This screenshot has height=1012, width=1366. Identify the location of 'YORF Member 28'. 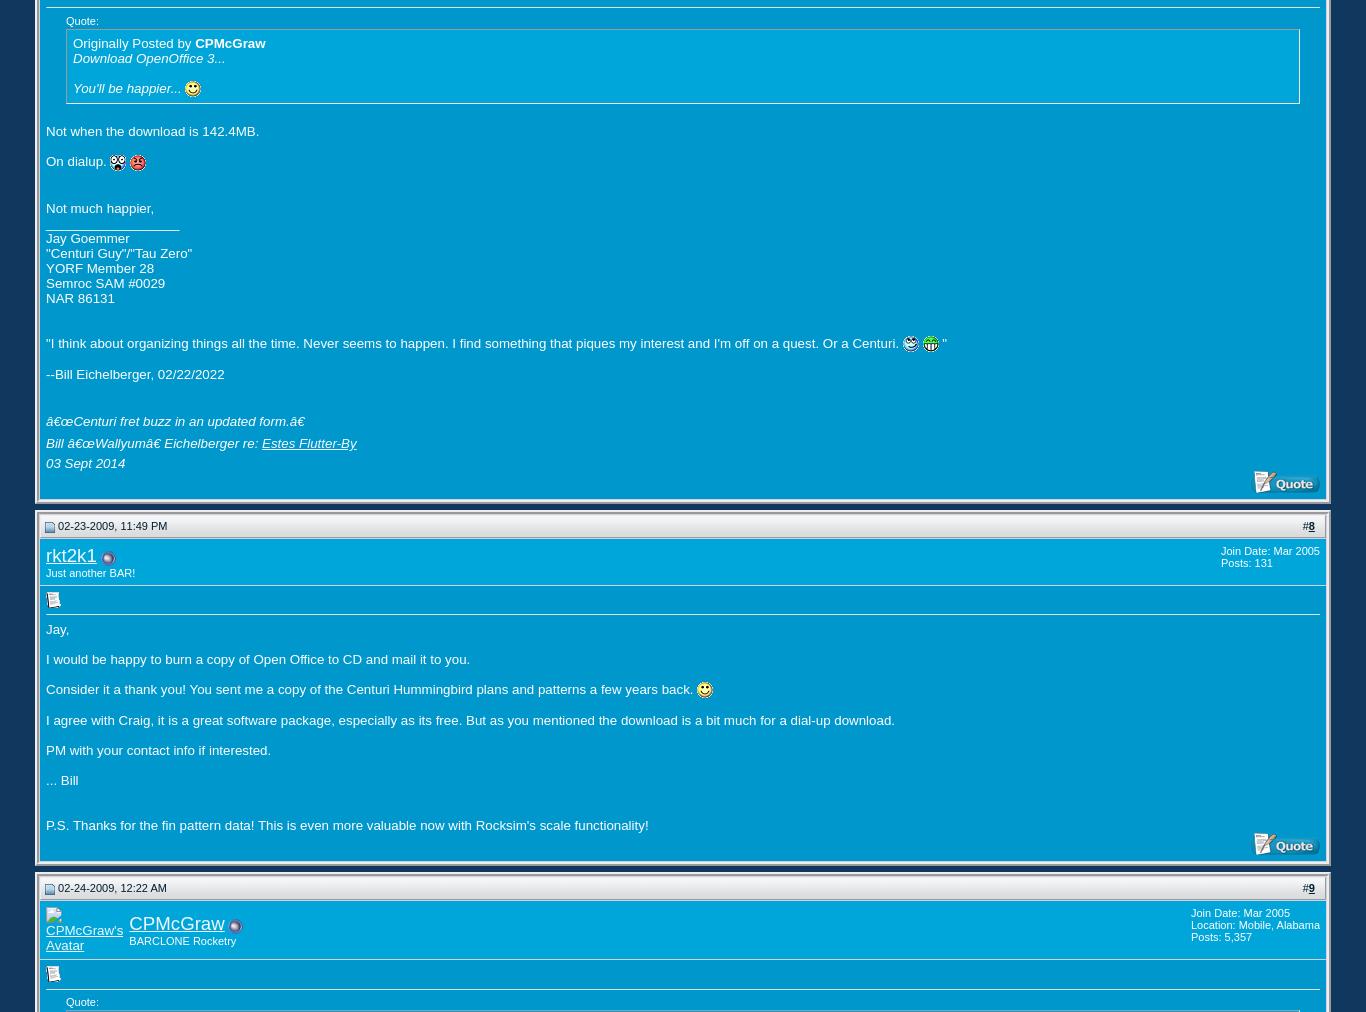
(99, 266).